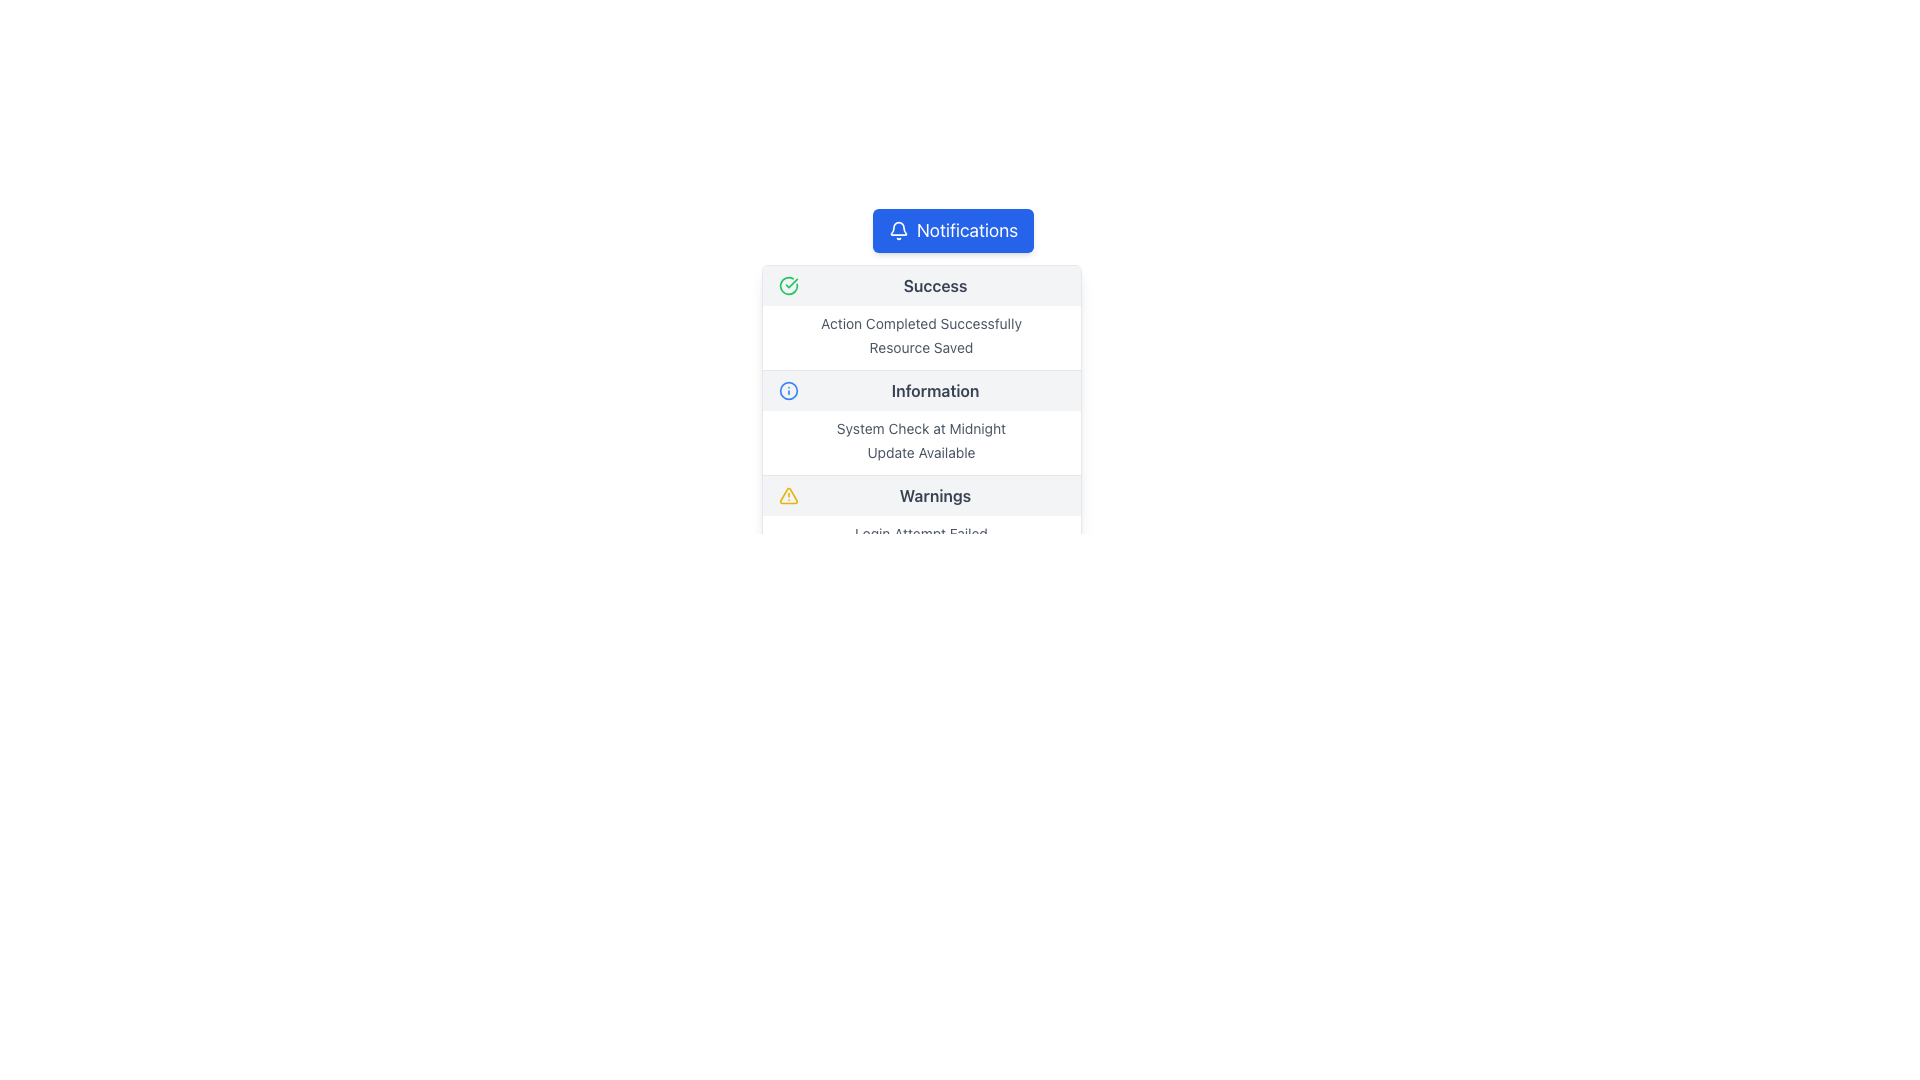 The height and width of the screenshot is (1080, 1920). Describe the element at coordinates (920, 337) in the screenshot. I see `the success message displayed in the Text Display located in the 'Success' section, positioned below the label 'Success' and above the section labeled 'Information'` at that location.